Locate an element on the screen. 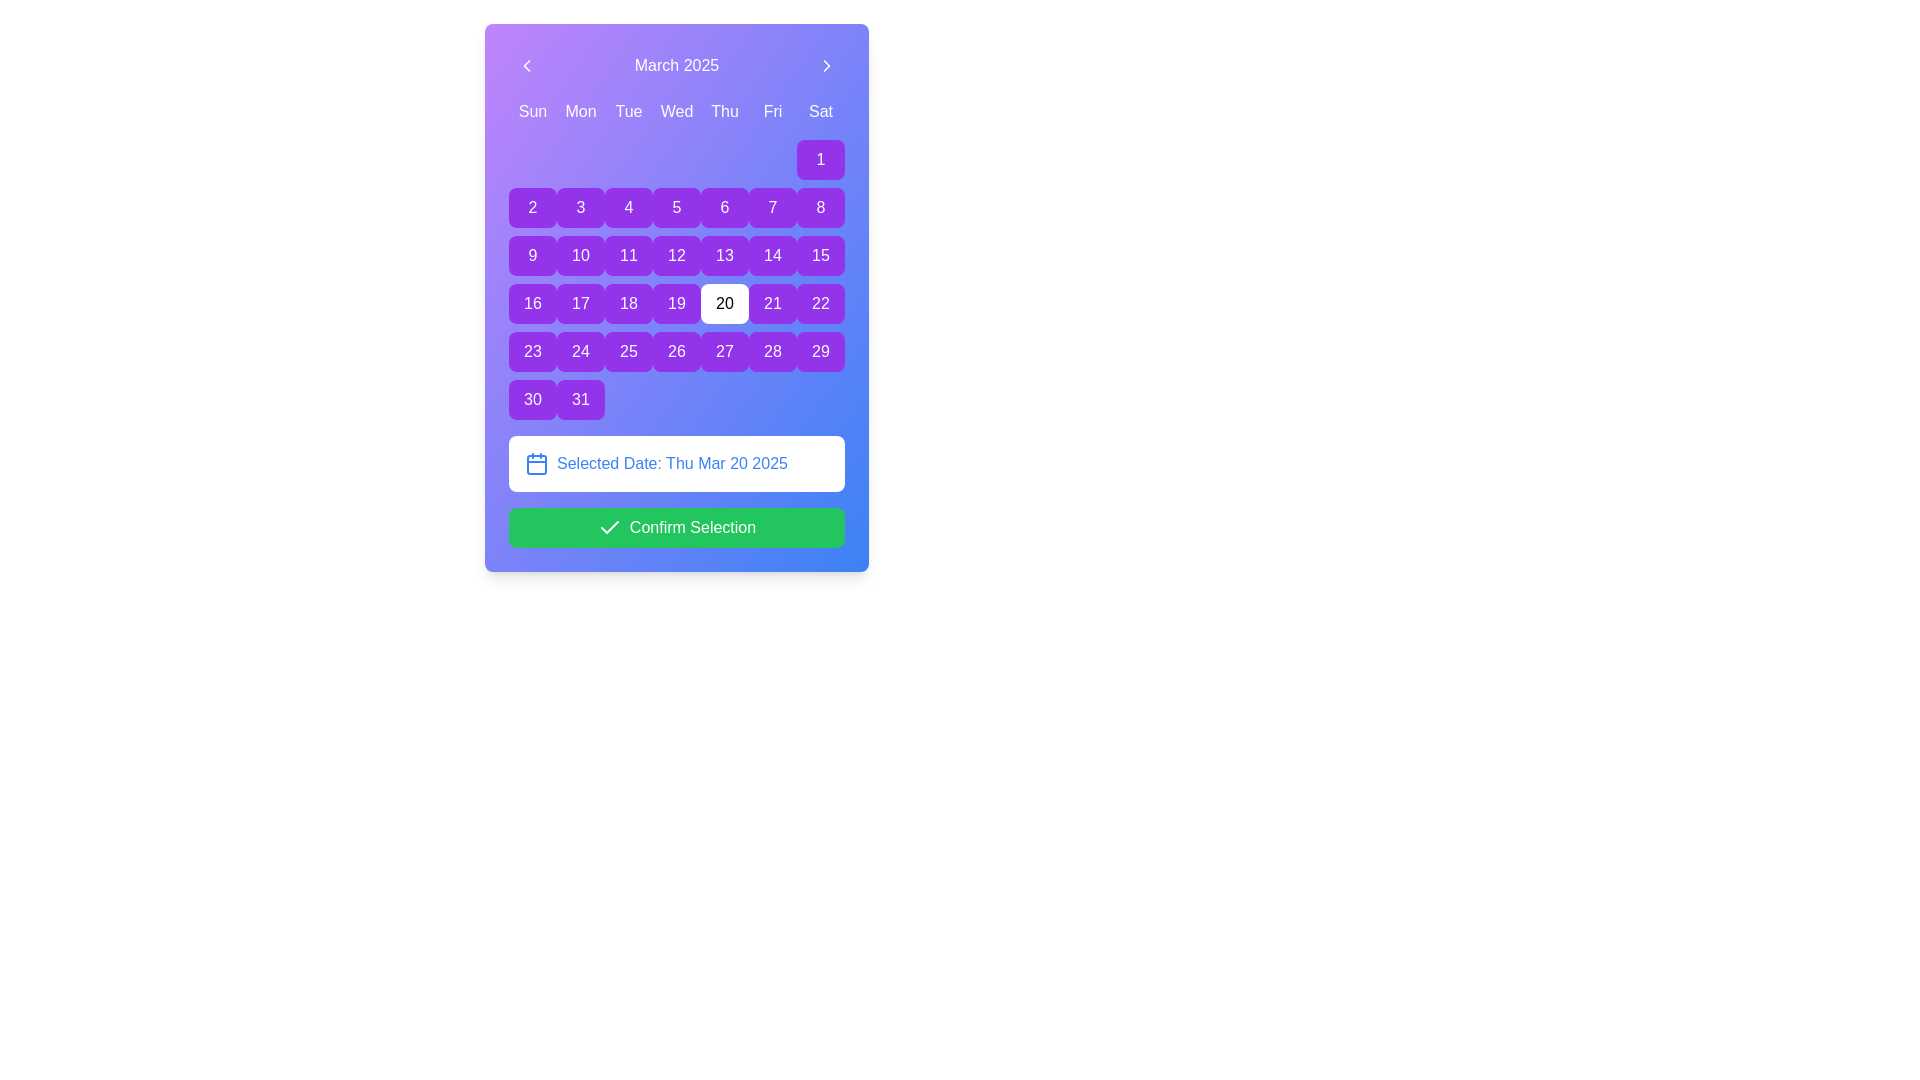  the Chevron right icon located in the upper-right corner of the calendar interface is located at coordinates (826, 64).